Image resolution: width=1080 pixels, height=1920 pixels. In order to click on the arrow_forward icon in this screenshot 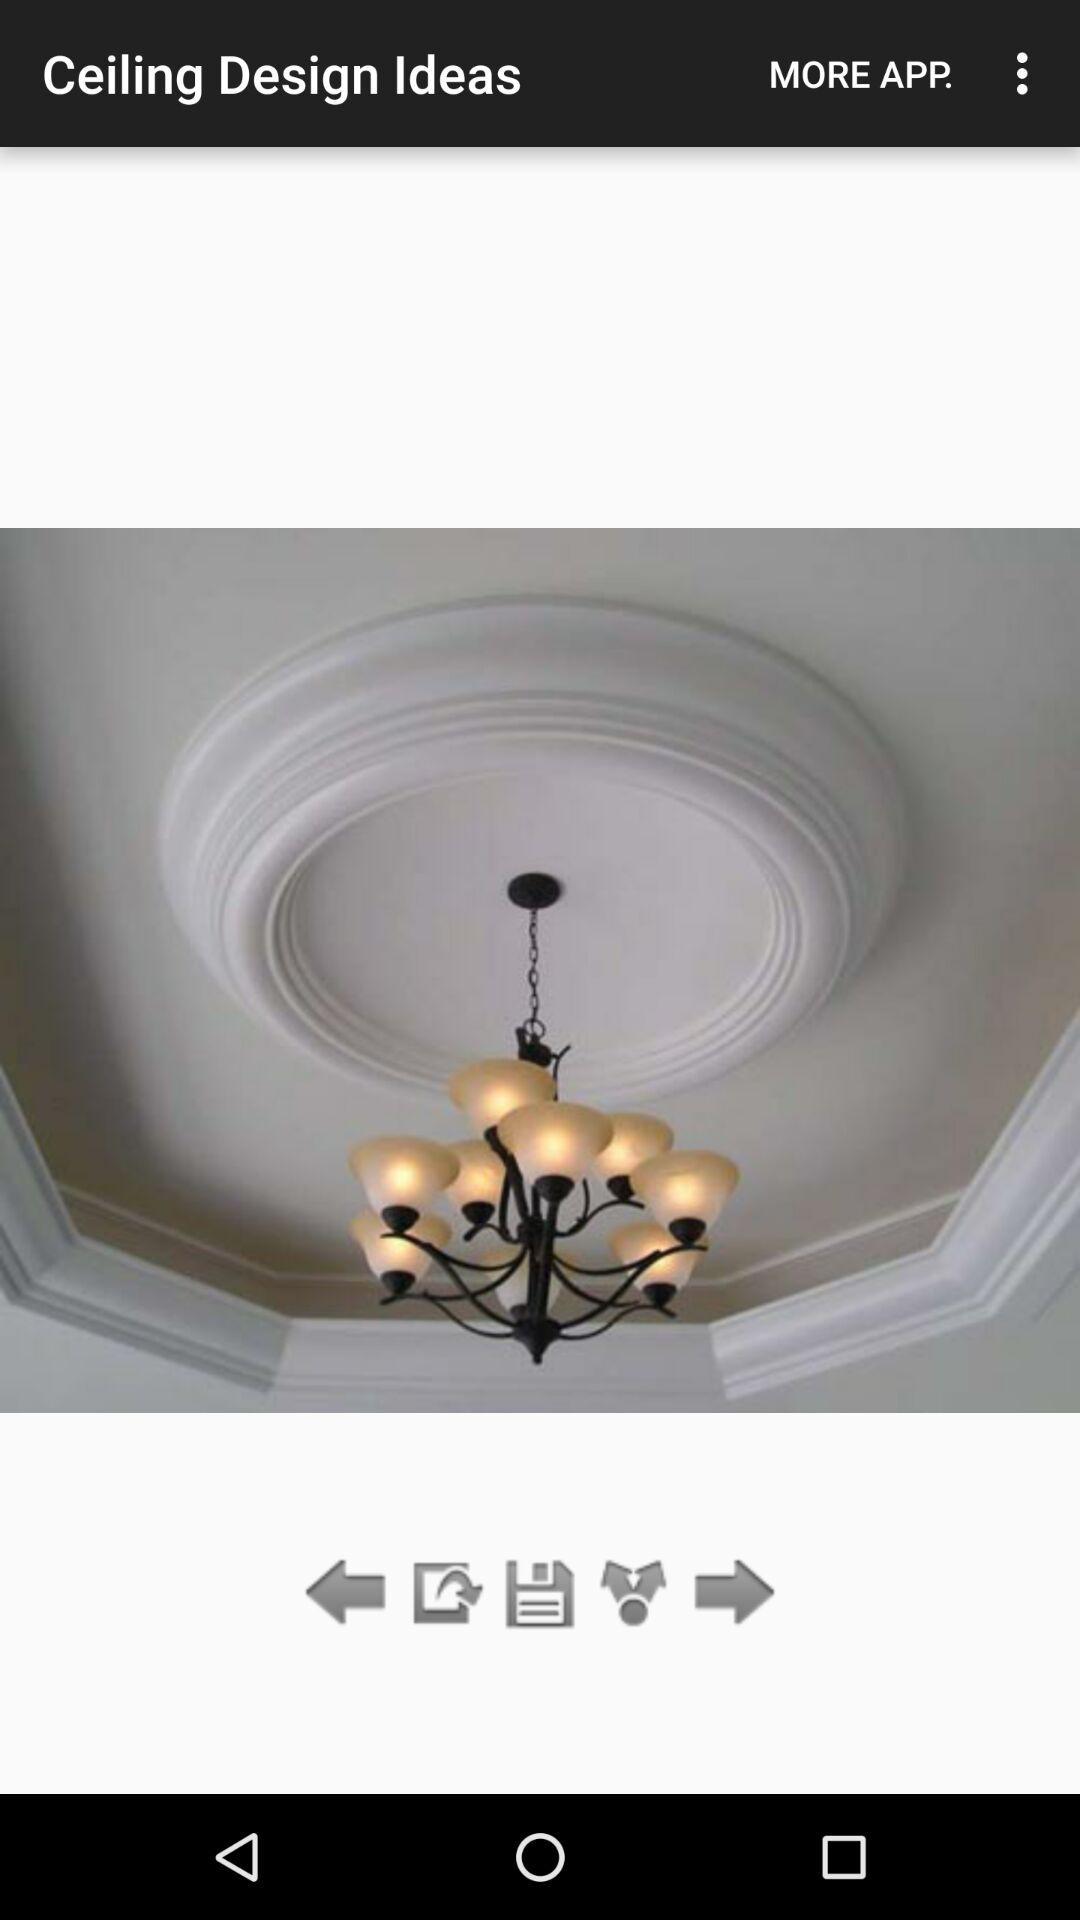, I will do `click(729, 1593)`.